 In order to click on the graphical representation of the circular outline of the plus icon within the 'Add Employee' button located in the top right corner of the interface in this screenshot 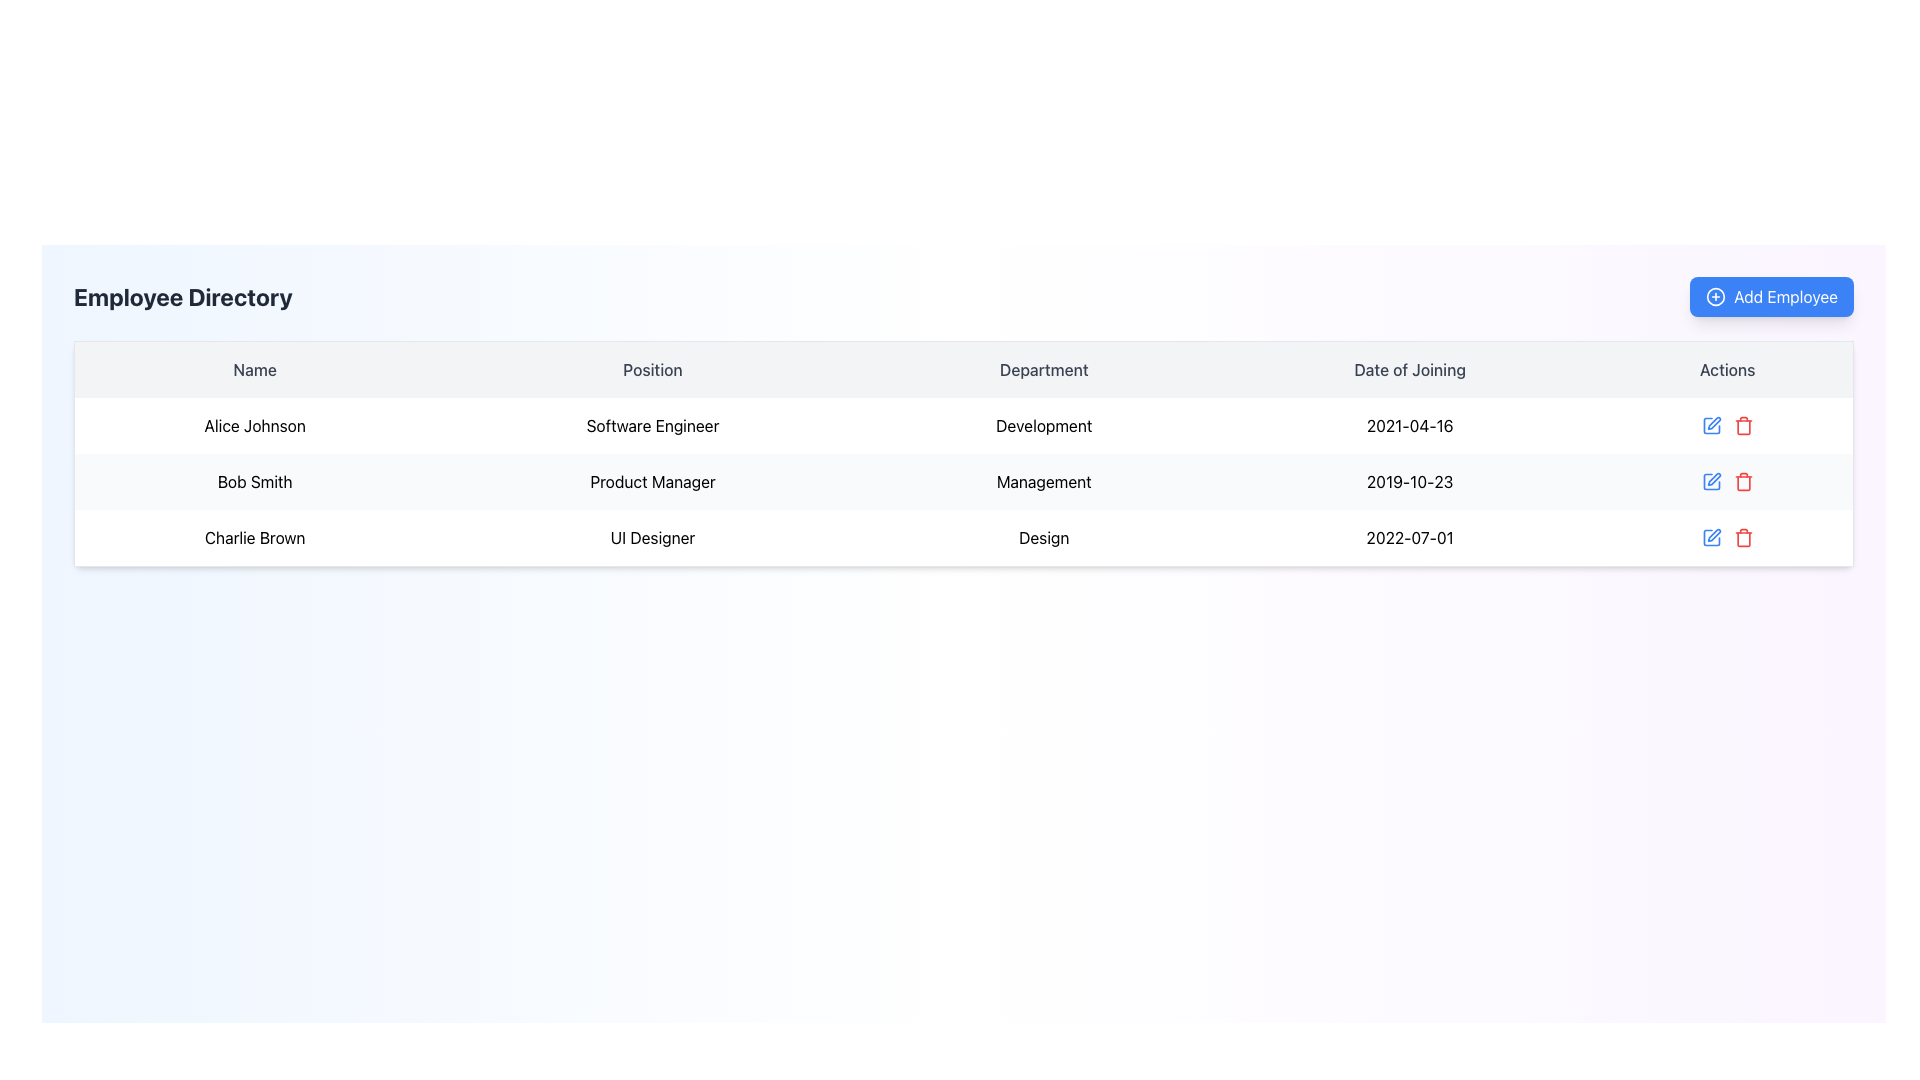, I will do `click(1715, 297)`.